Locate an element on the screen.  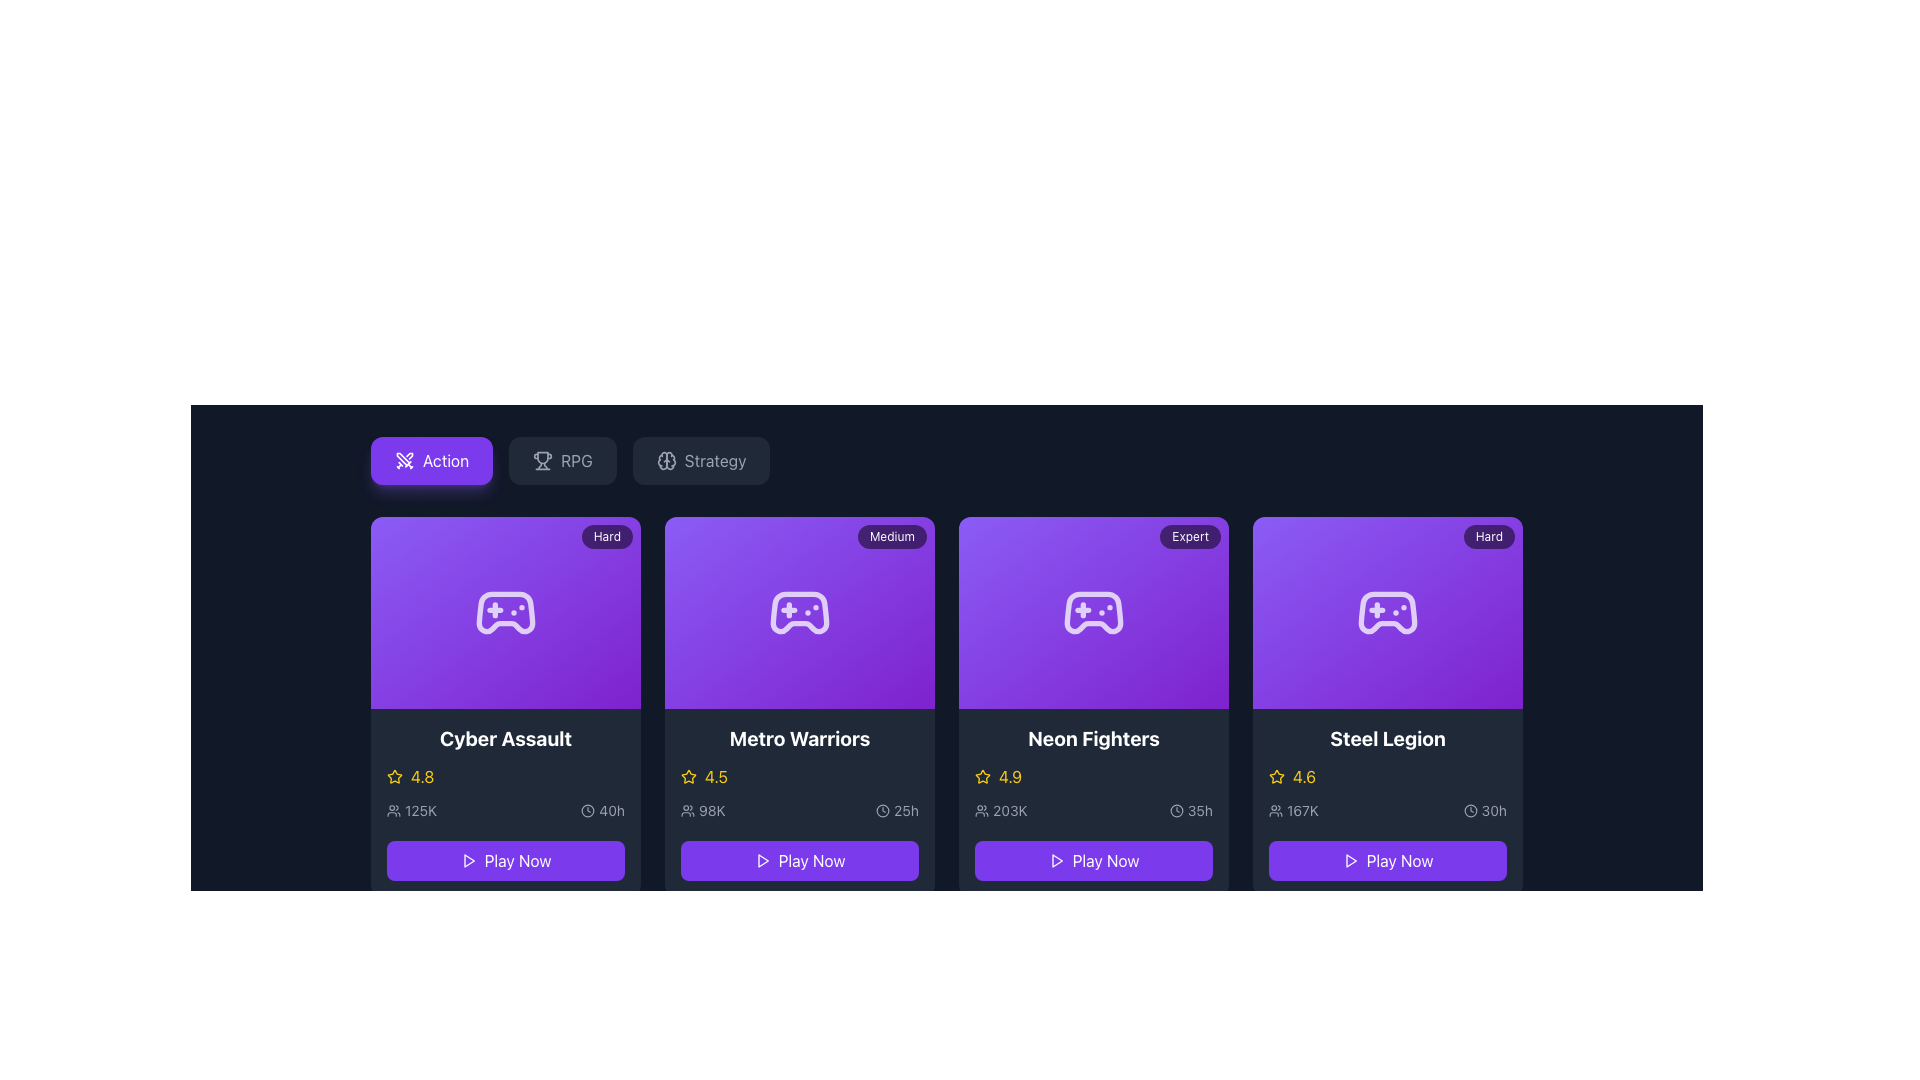
the text indicating the duration of gameplay, which shows '25 hours' and is located in the lower section of the 'Metro Warriors' card, next to the '98K' element is located at coordinates (896, 810).